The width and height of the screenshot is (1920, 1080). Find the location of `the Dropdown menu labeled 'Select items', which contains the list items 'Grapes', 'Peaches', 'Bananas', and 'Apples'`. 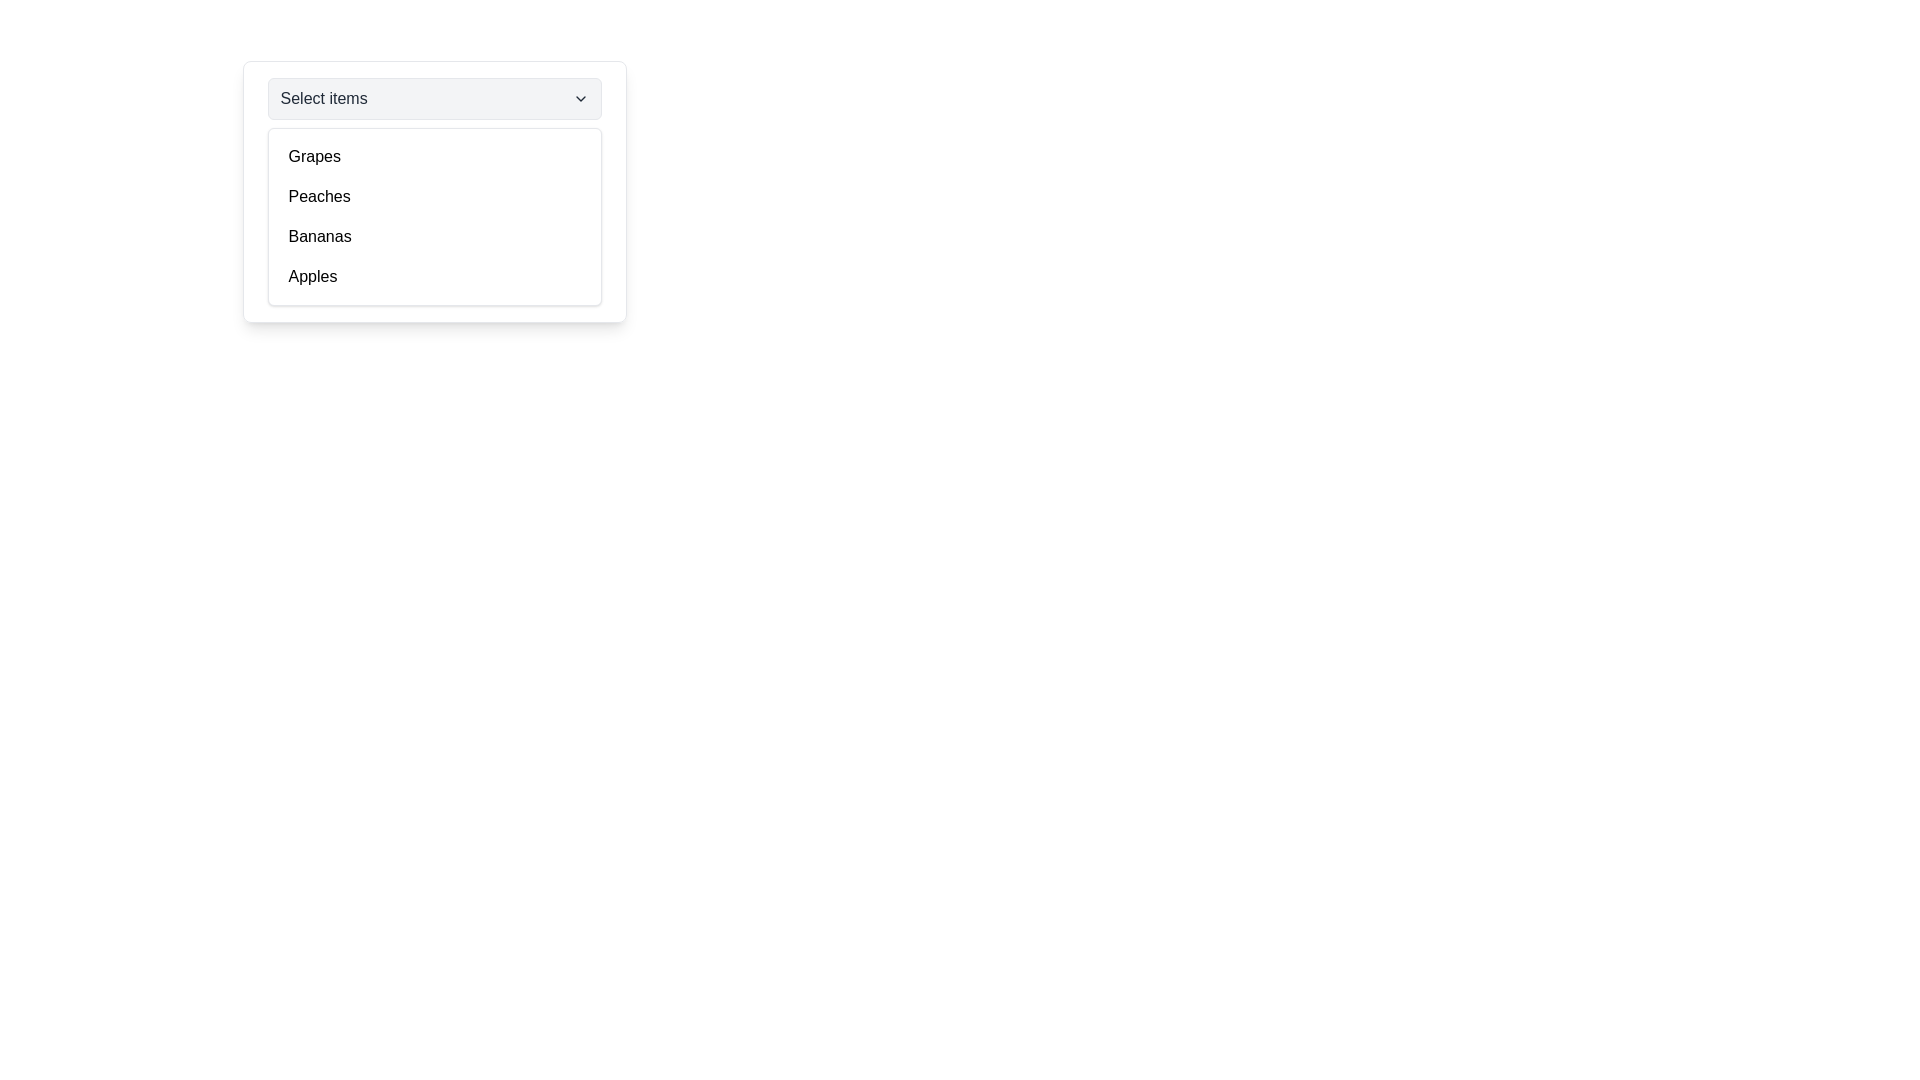

the Dropdown menu labeled 'Select items', which contains the list items 'Grapes', 'Peaches', 'Bananas', and 'Apples' is located at coordinates (433, 192).